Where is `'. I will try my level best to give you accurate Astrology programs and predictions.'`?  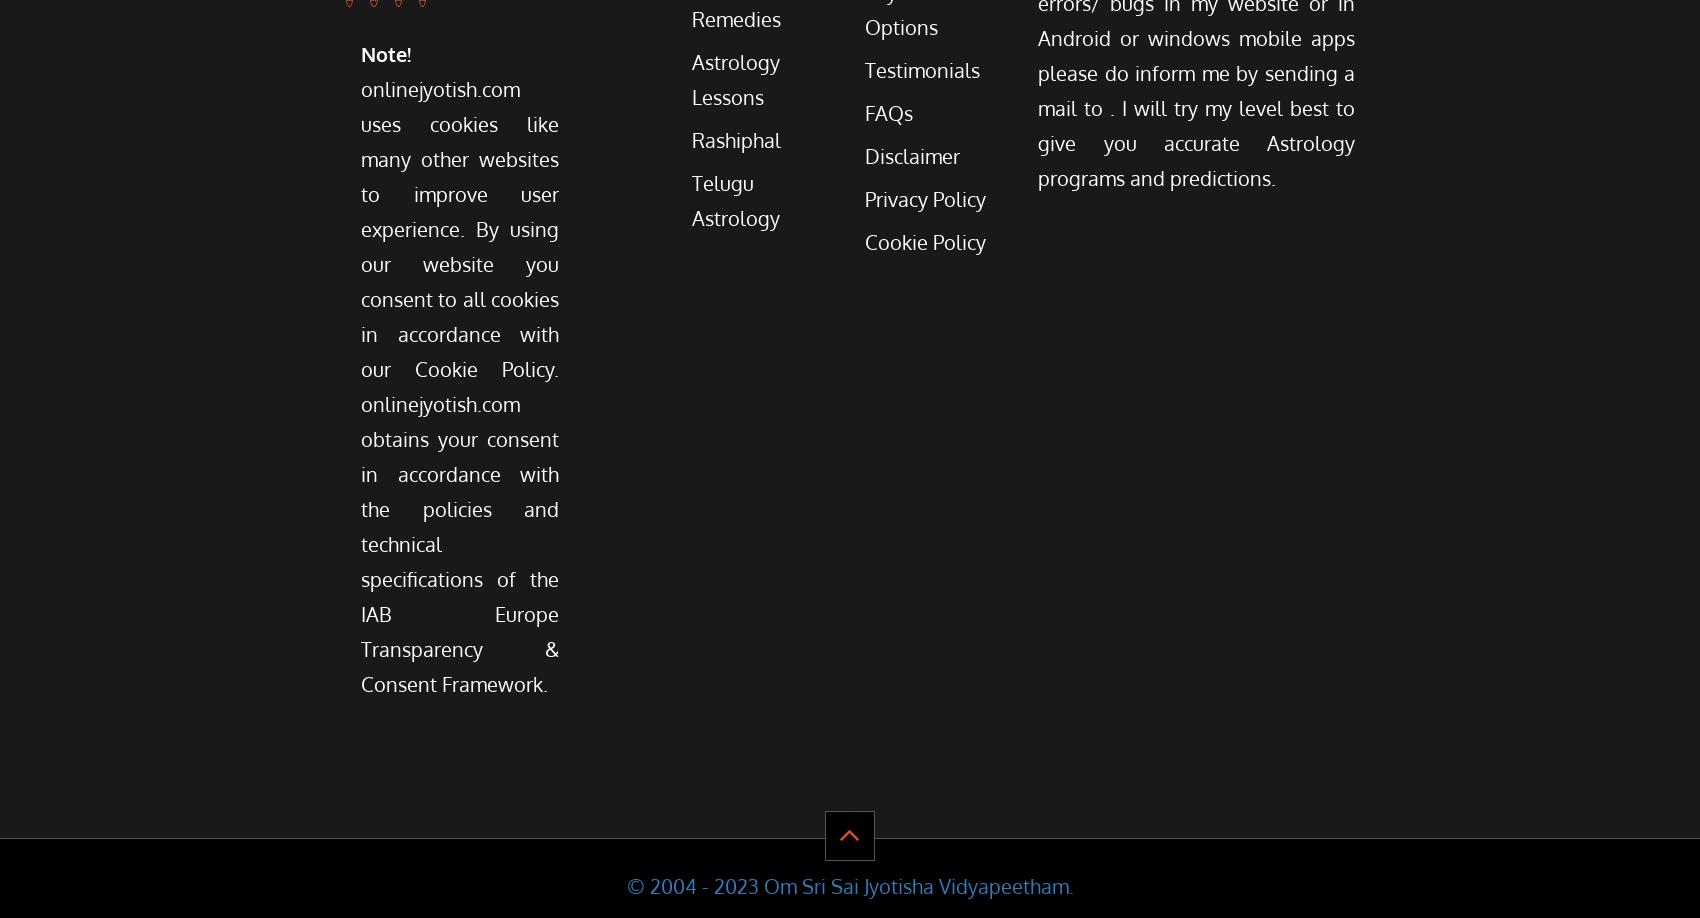
'. I will try my level best to give you accurate Astrology programs and predictions.' is located at coordinates (1194, 142).